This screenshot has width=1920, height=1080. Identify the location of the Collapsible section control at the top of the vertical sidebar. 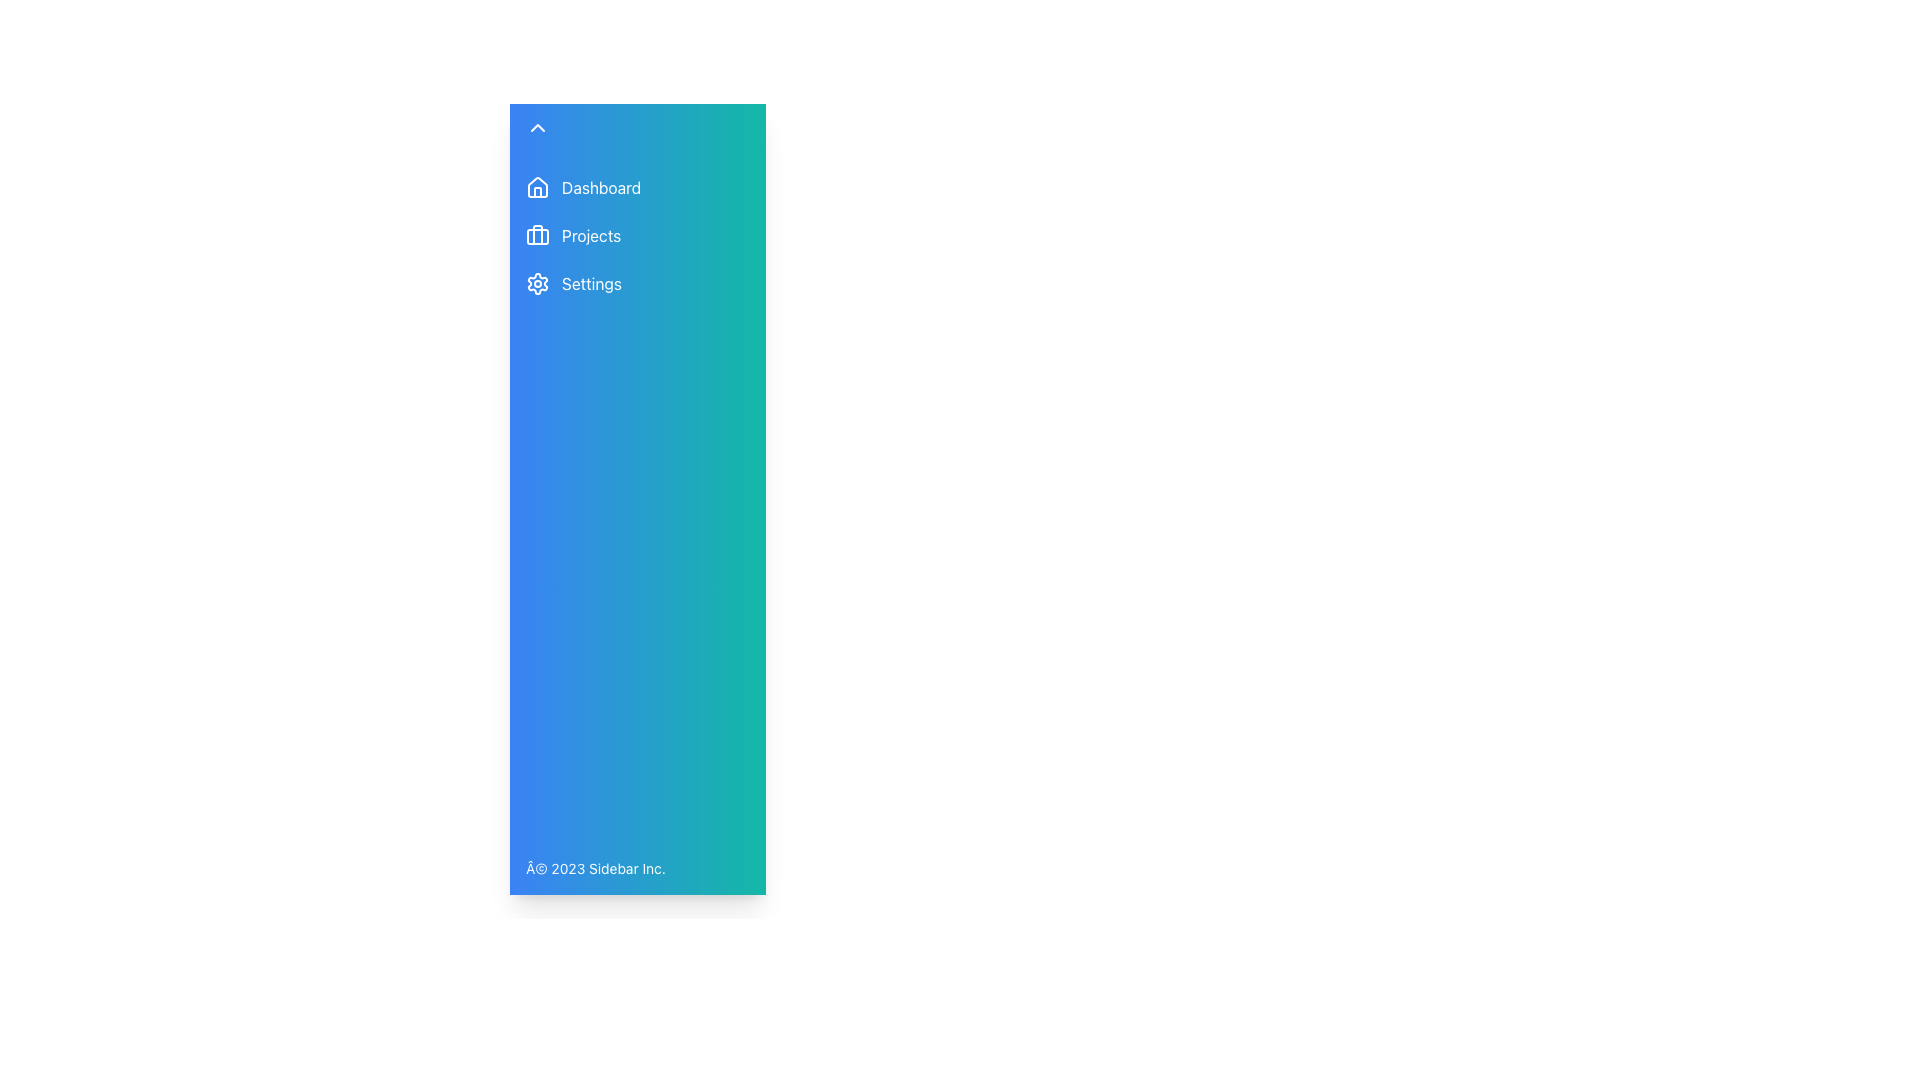
(594, 127).